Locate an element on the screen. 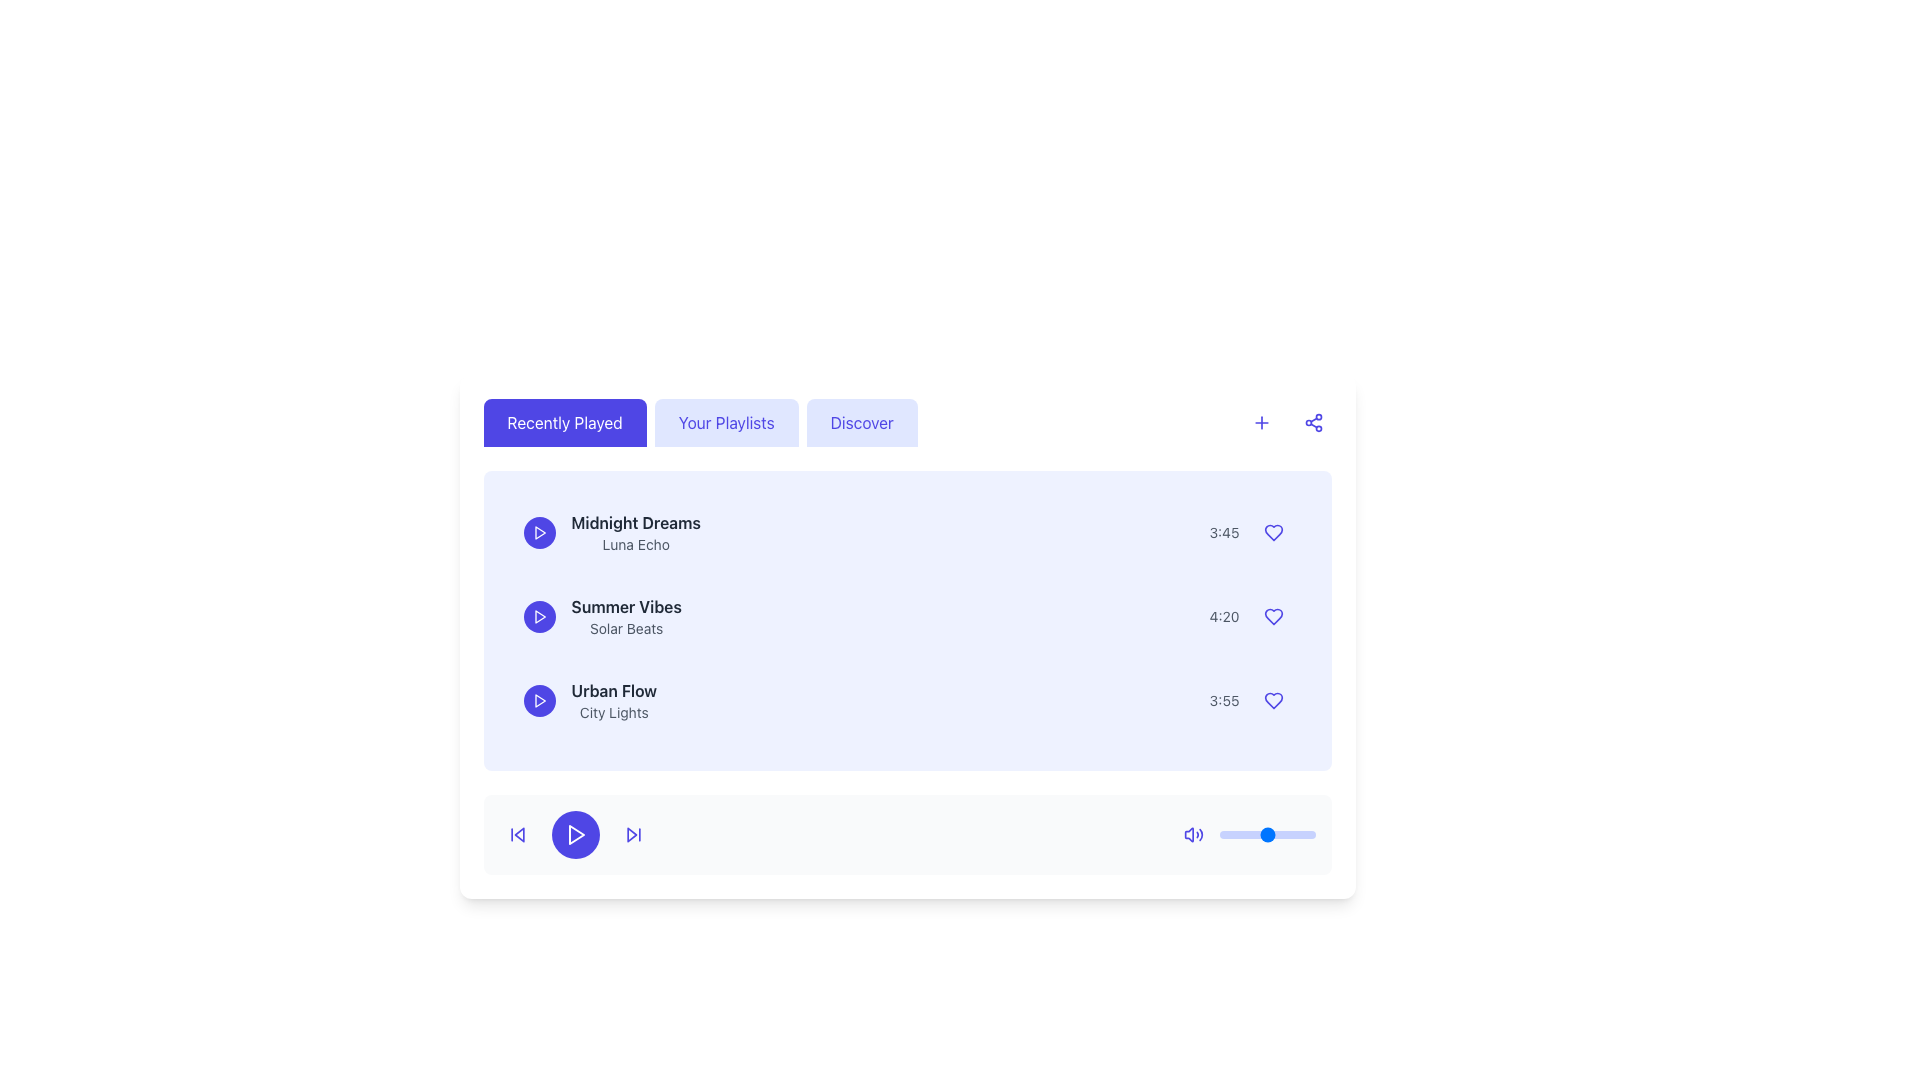 This screenshot has width=1920, height=1080. the circular blue button with a white triangular play icon located centrally among playback controls is located at coordinates (574, 834).